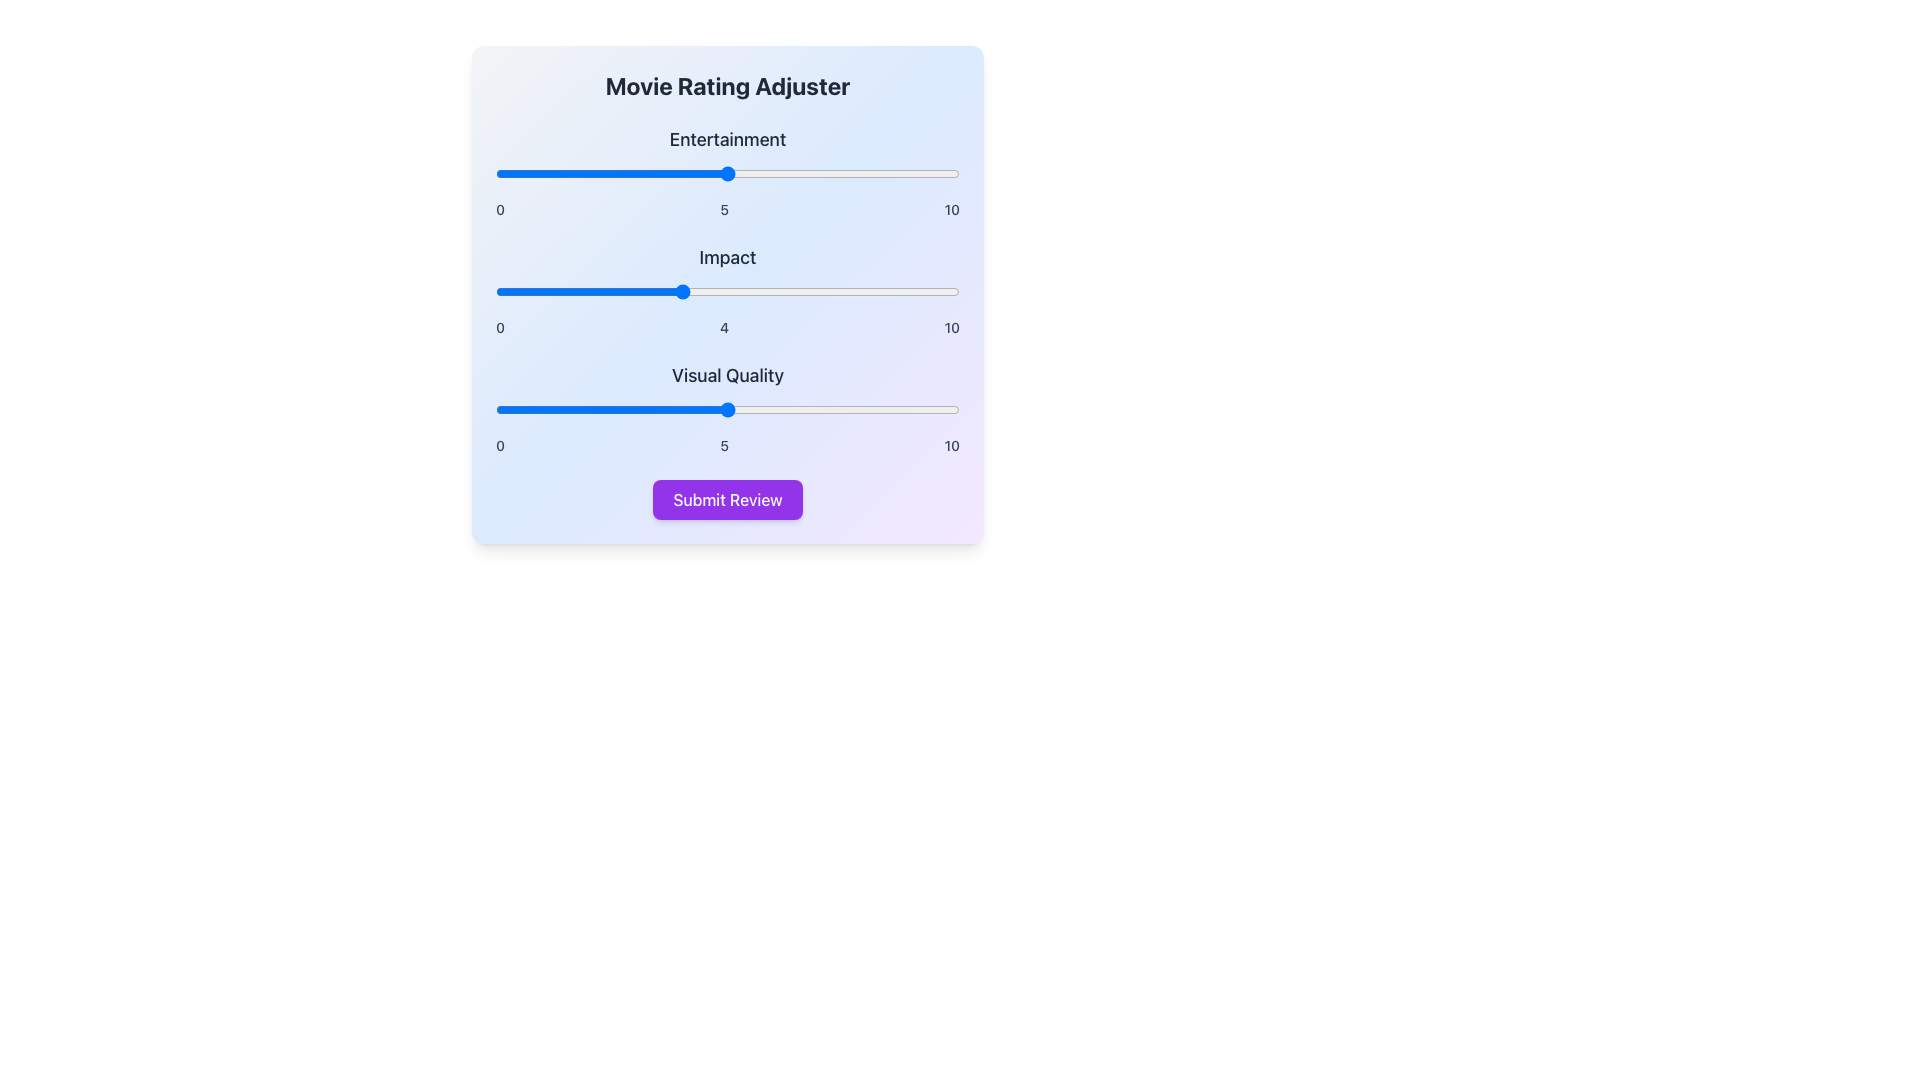  I want to click on the static text label displaying '0', which is styled with a gray font on a white background, positioned to the far left of the numerical labels under the 'Entertainment' slider, so click(500, 209).